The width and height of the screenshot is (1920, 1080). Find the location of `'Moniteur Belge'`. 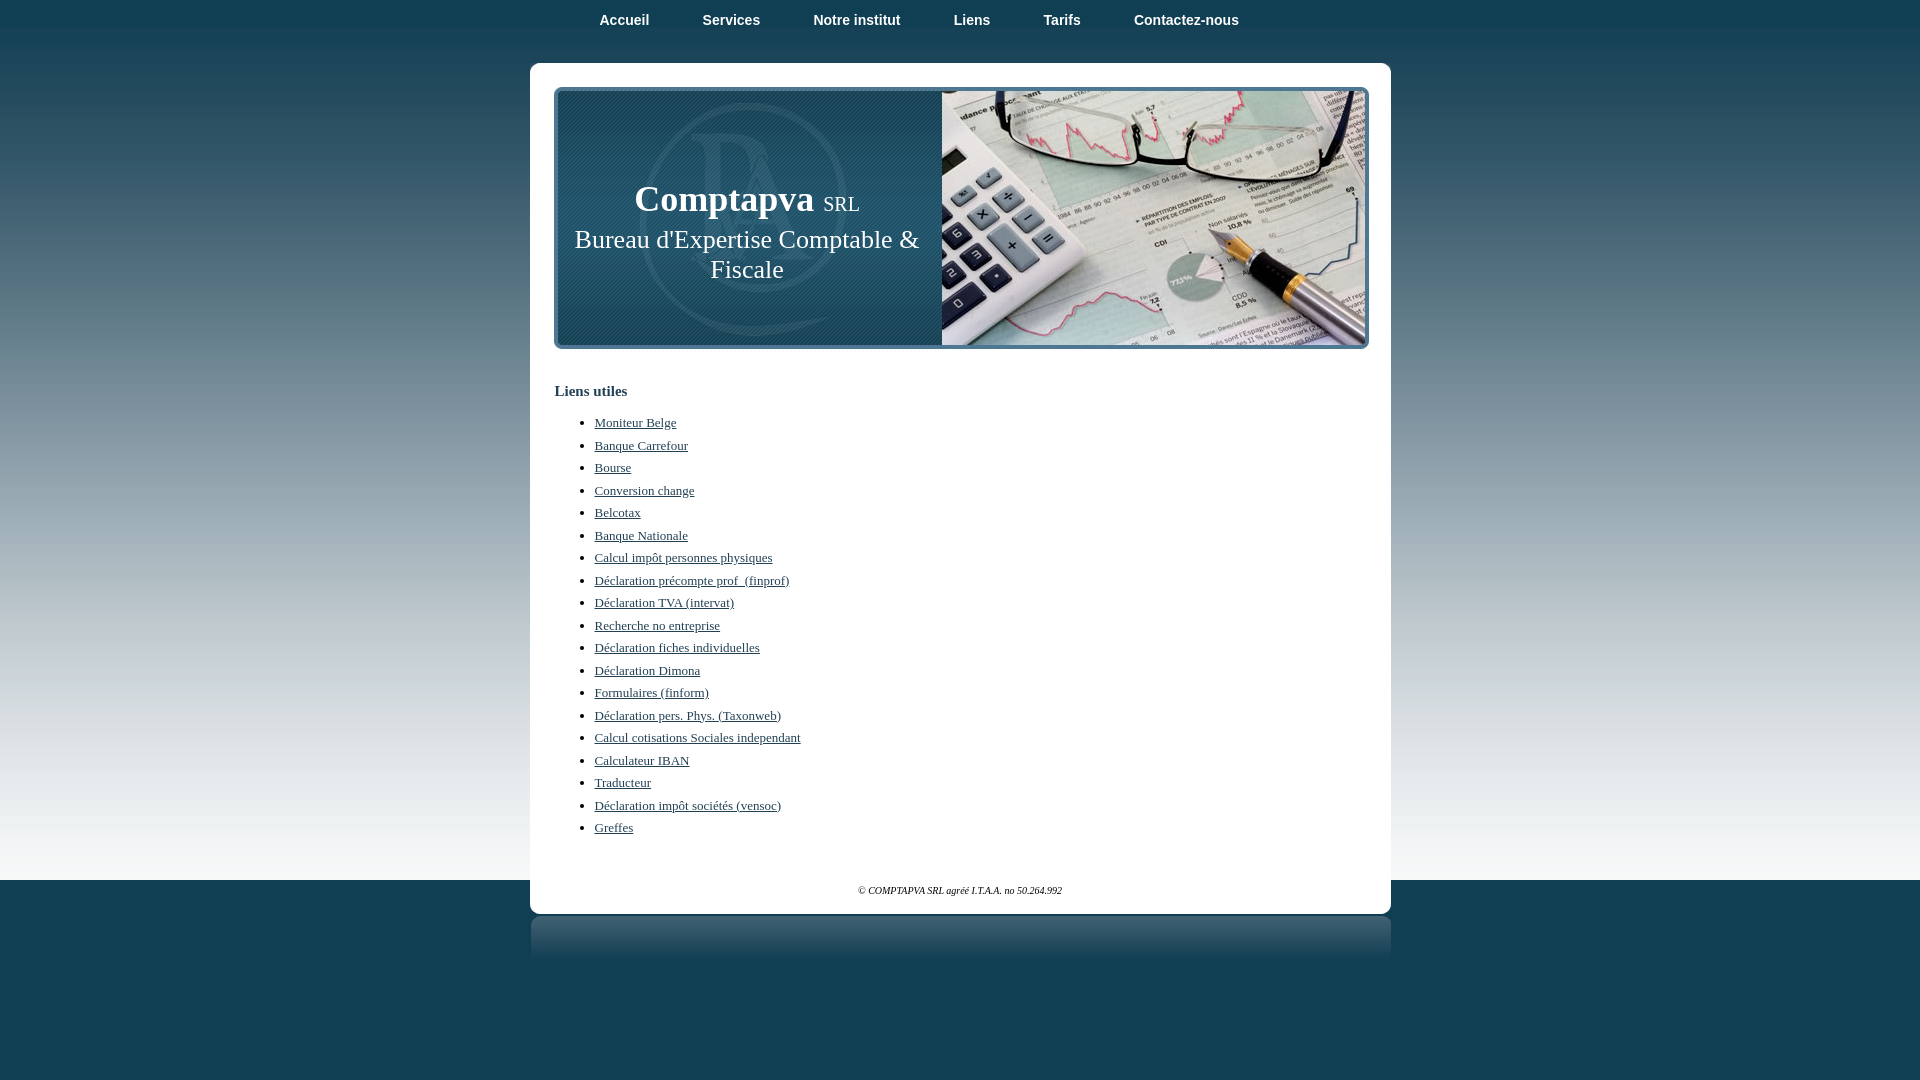

'Moniteur Belge' is located at coordinates (633, 421).